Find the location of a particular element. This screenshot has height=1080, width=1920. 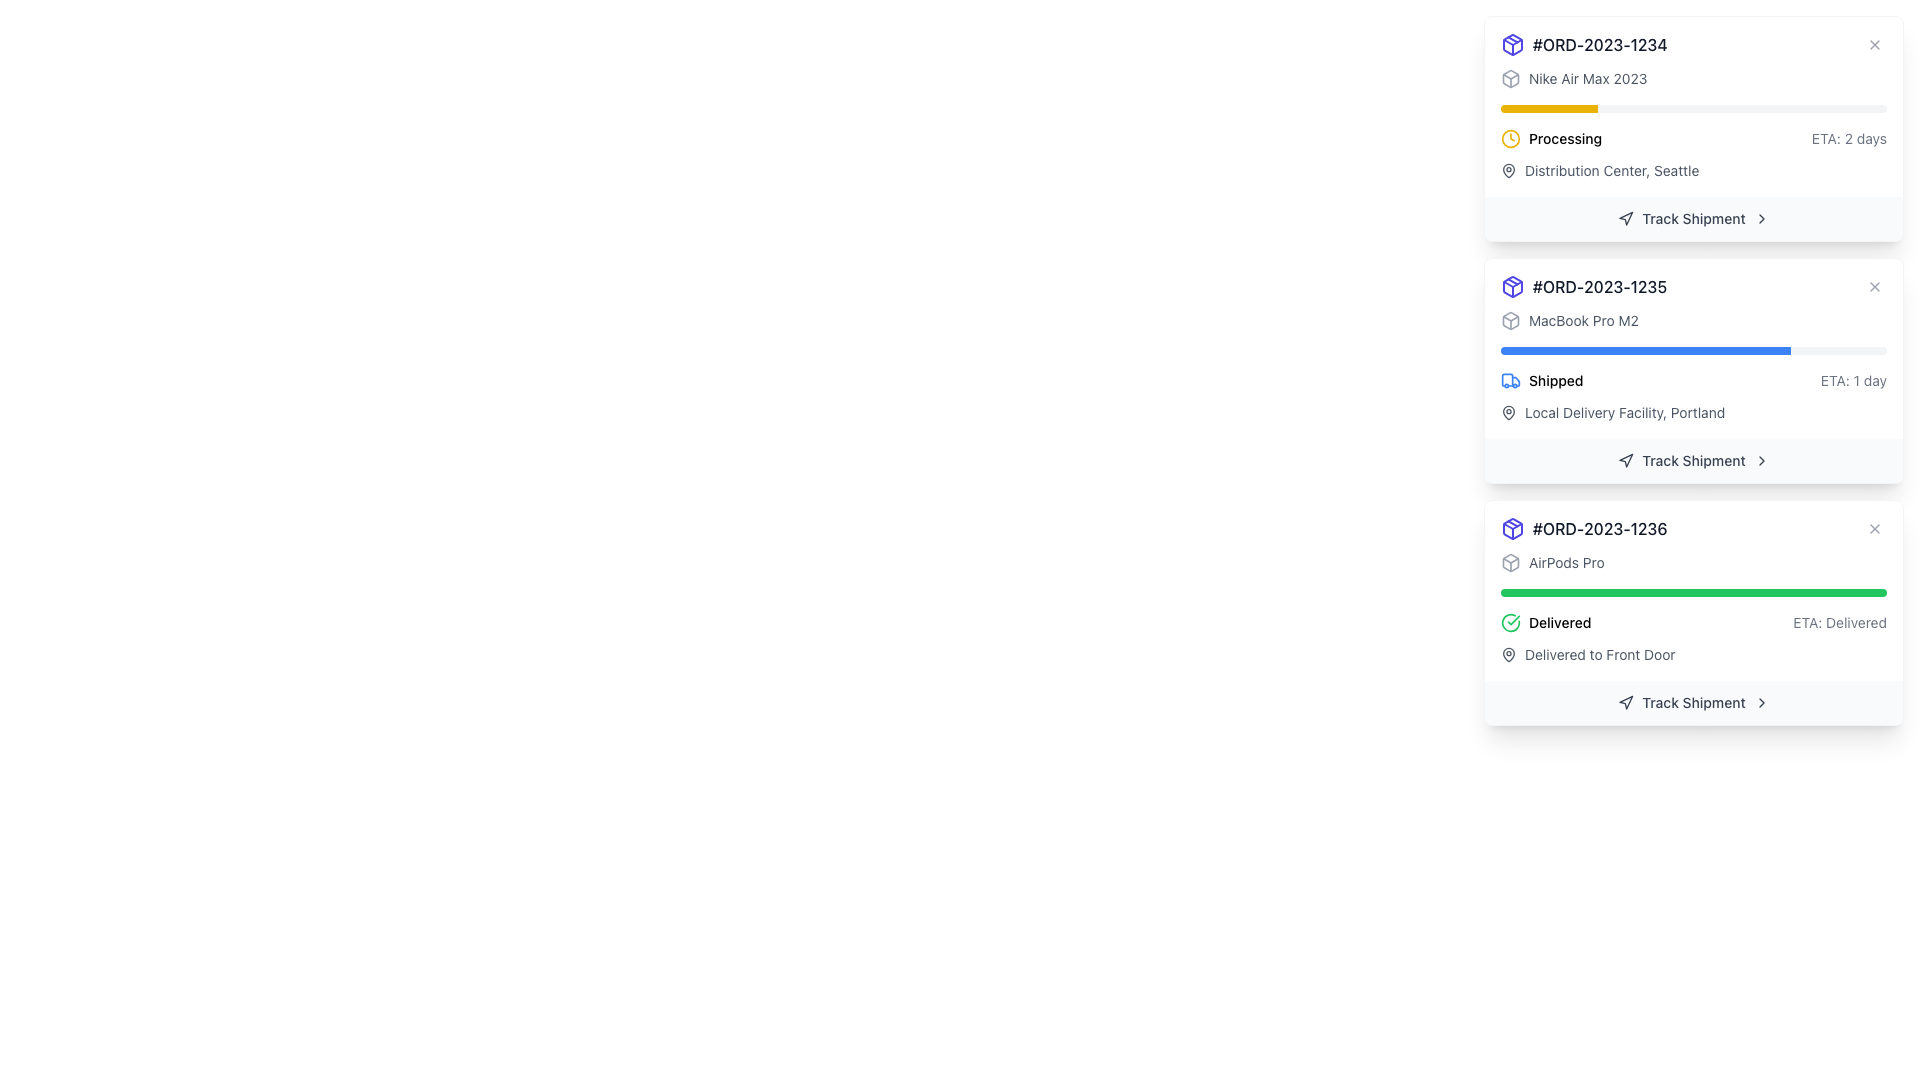

the 'Track Shipment' button located at the bottom of the last order status card is located at coordinates (1693, 701).